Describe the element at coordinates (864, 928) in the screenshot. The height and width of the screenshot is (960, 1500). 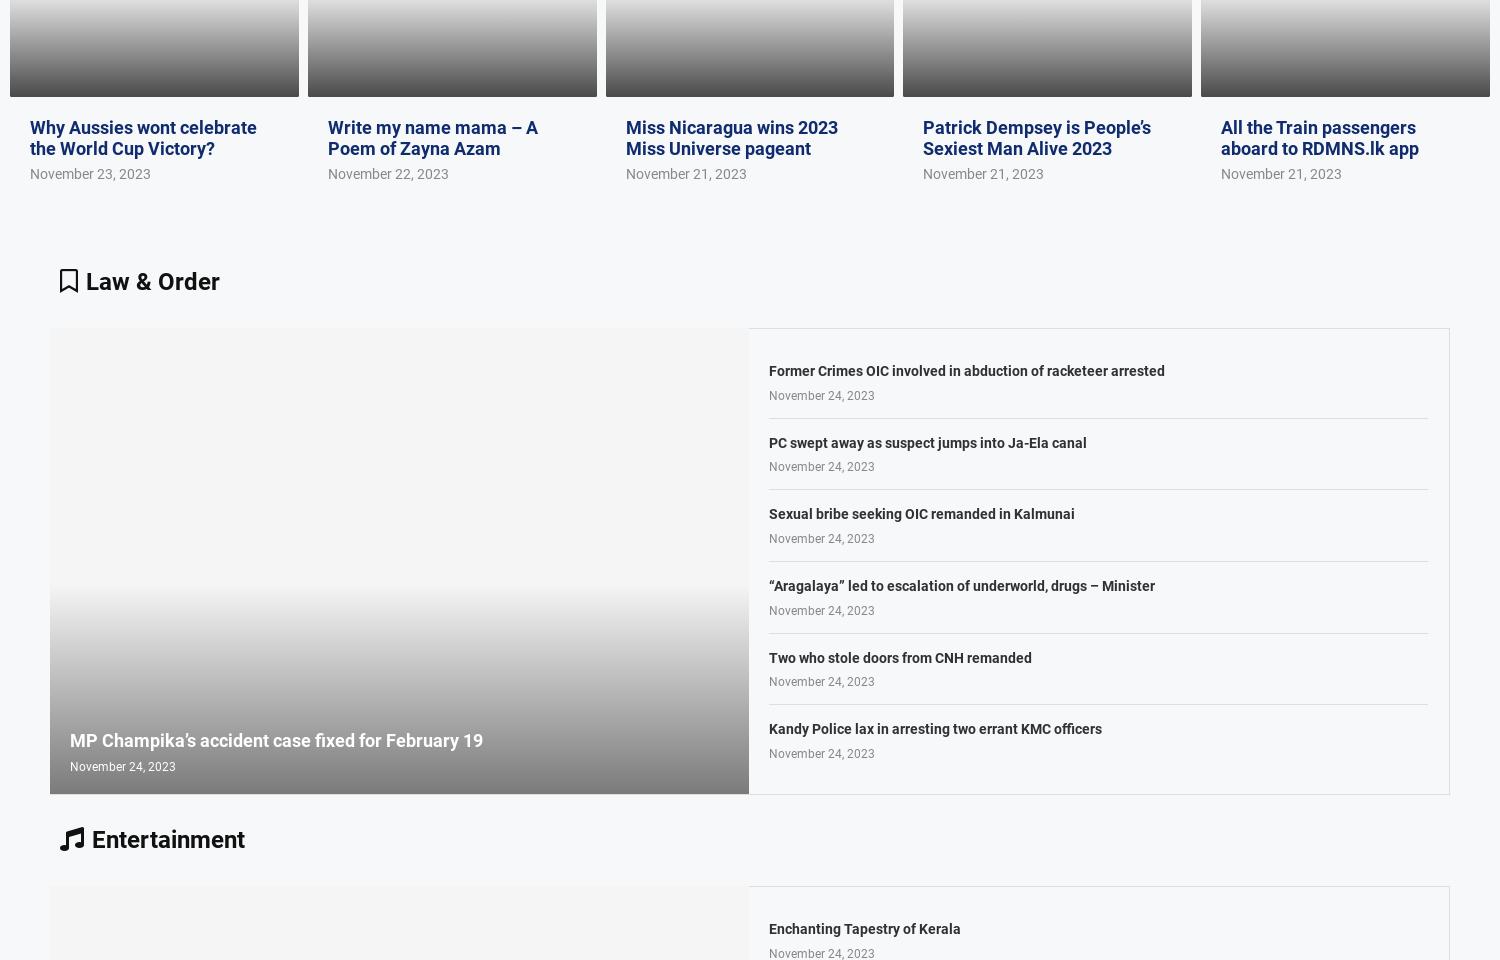
I see `'Enchanting Tapestry of Kerala'` at that location.